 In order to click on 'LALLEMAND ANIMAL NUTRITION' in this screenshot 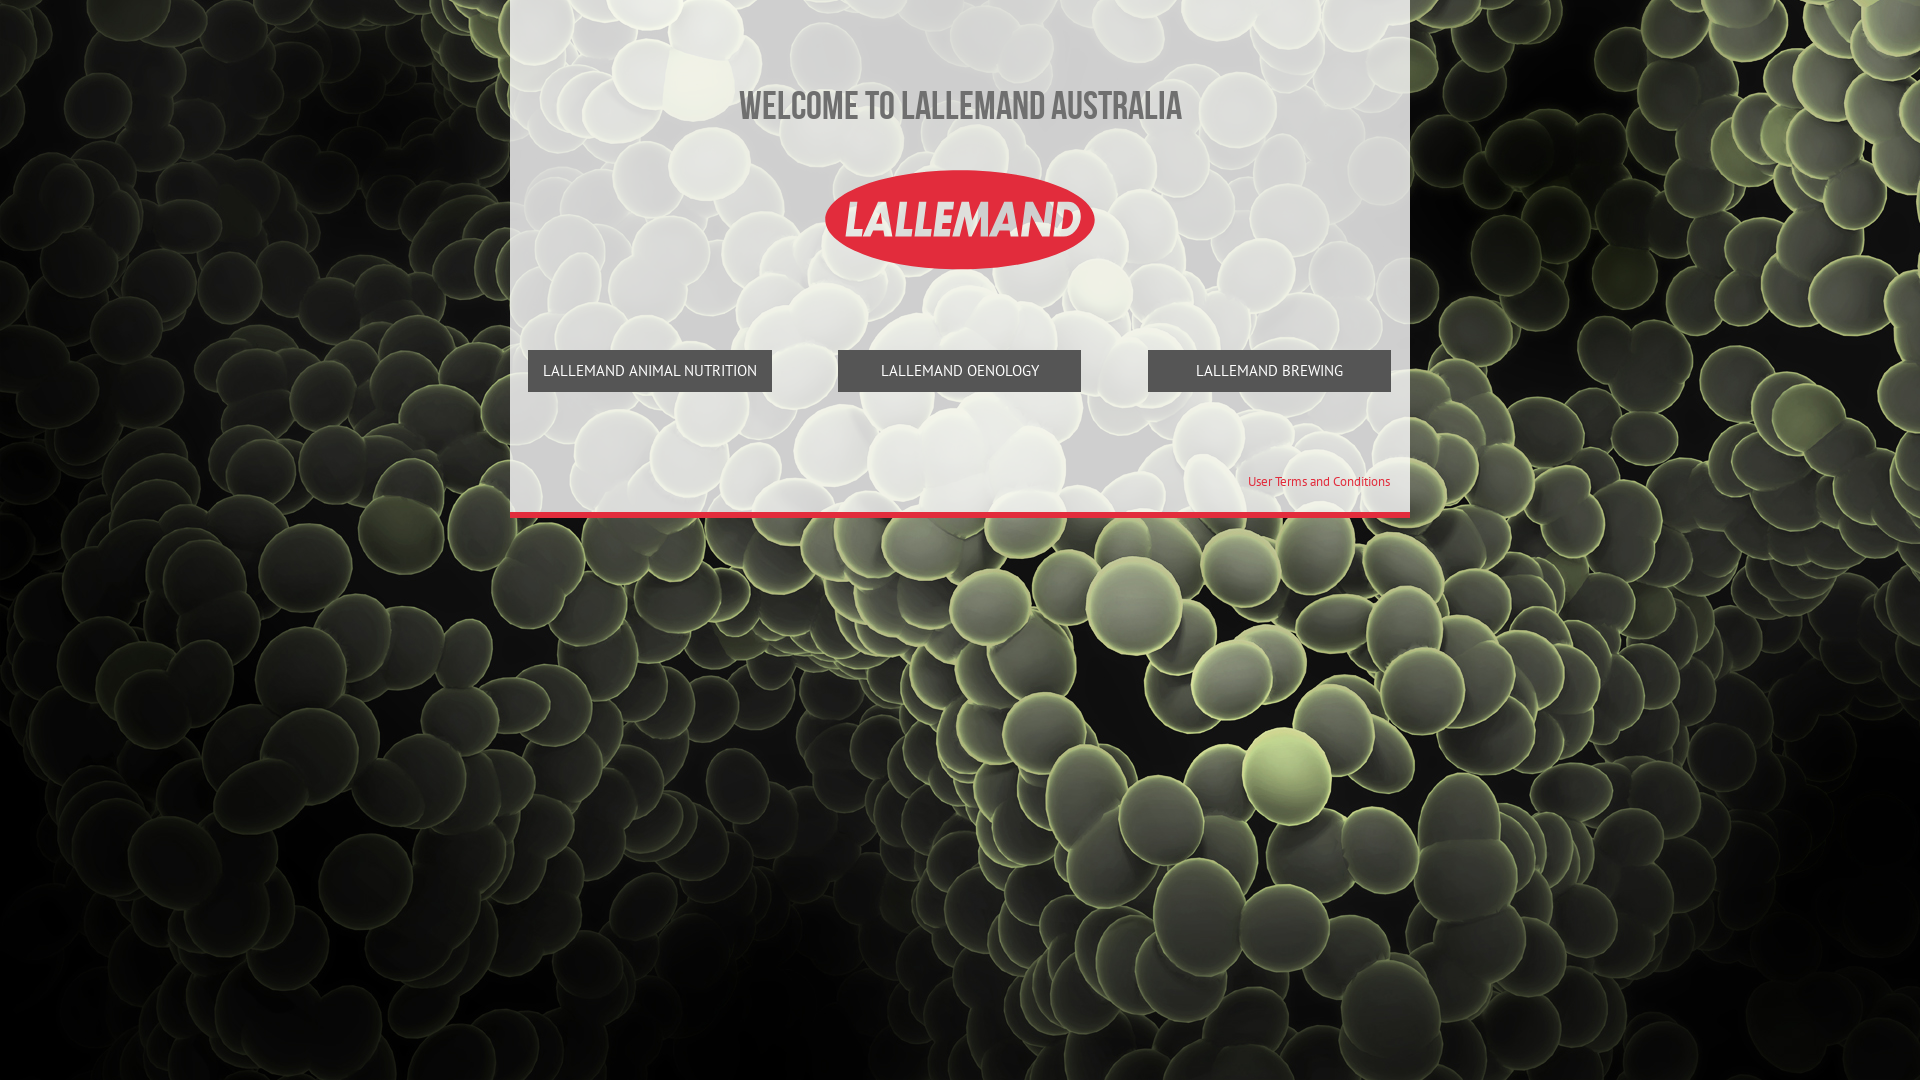, I will do `click(649, 371)`.